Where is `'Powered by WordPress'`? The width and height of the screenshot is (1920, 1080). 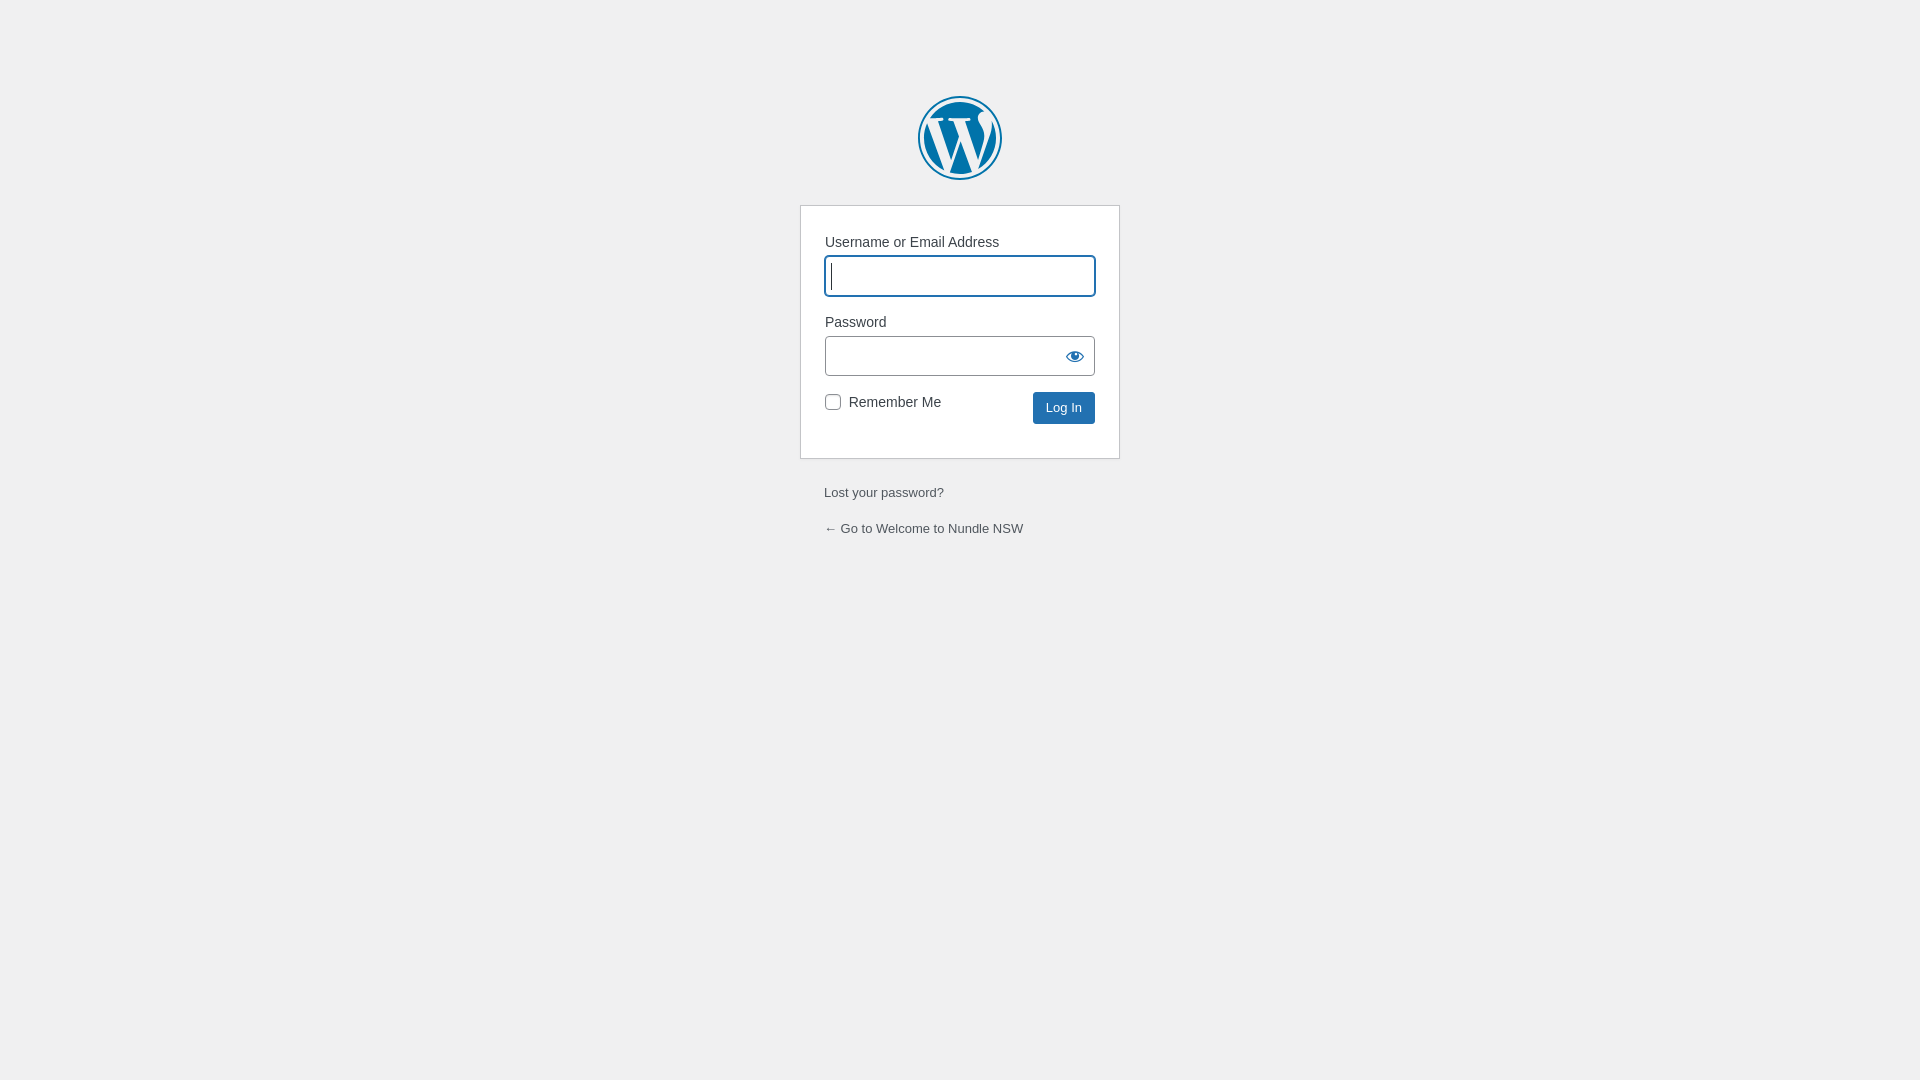 'Powered by WordPress' is located at coordinates (960, 137).